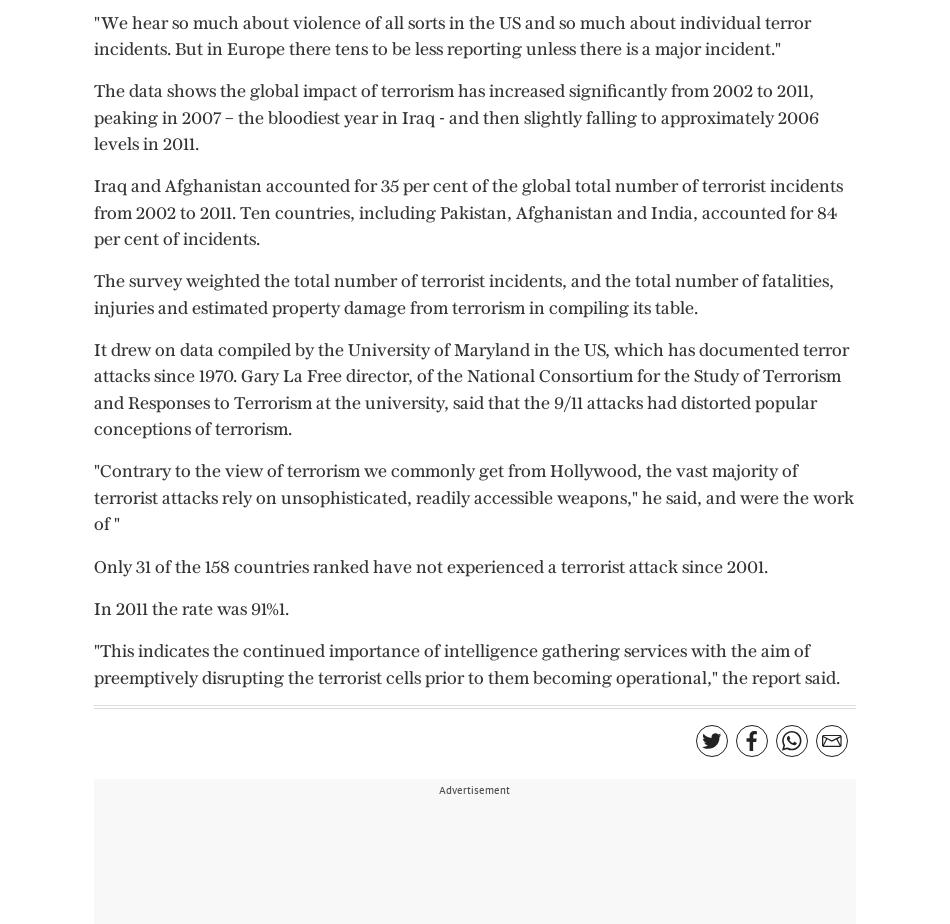 The height and width of the screenshot is (924, 950). What do you see at coordinates (344, 37) in the screenshot?
I see `'Privacy'` at bounding box center [344, 37].